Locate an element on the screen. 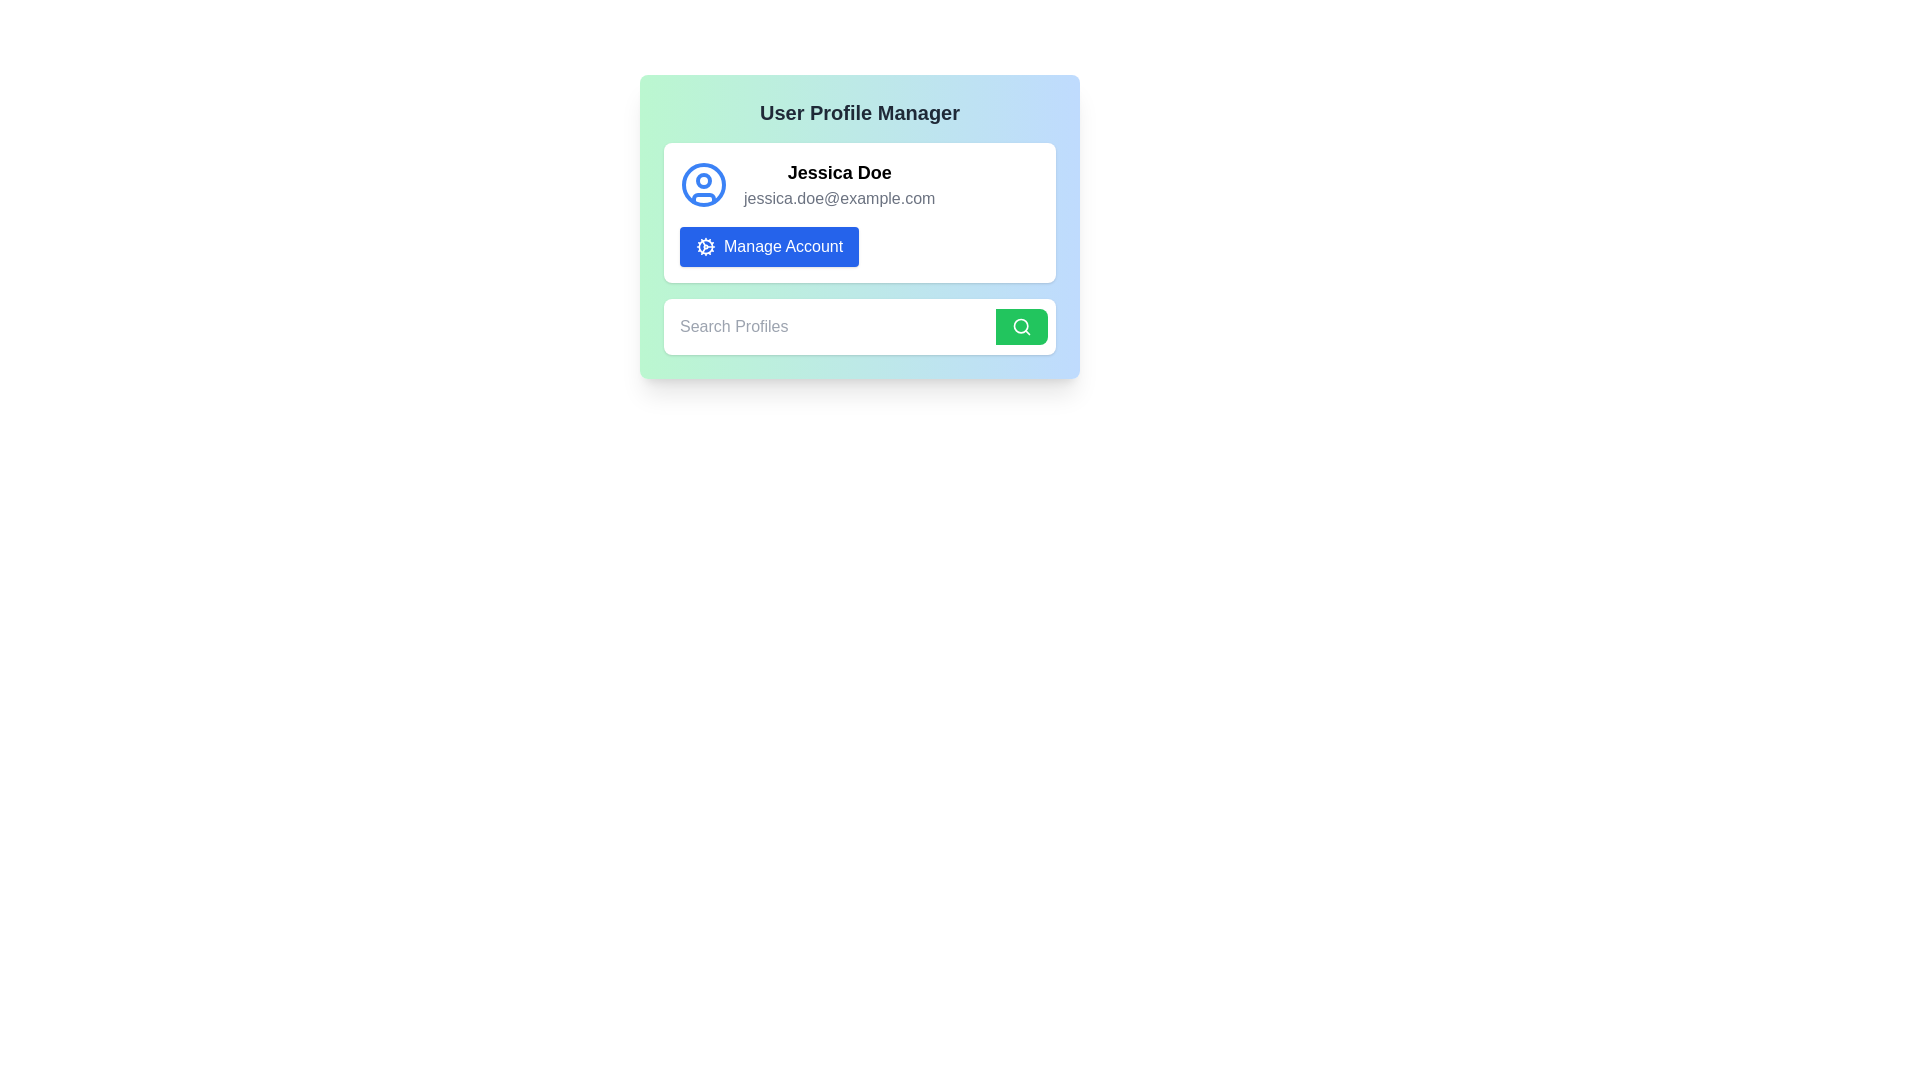 The image size is (1920, 1080). the informational text display for 'Jessica Doe' which includes the name and email address, styled in bold and gray respectively, located within a profile card is located at coordinates (839, 185).